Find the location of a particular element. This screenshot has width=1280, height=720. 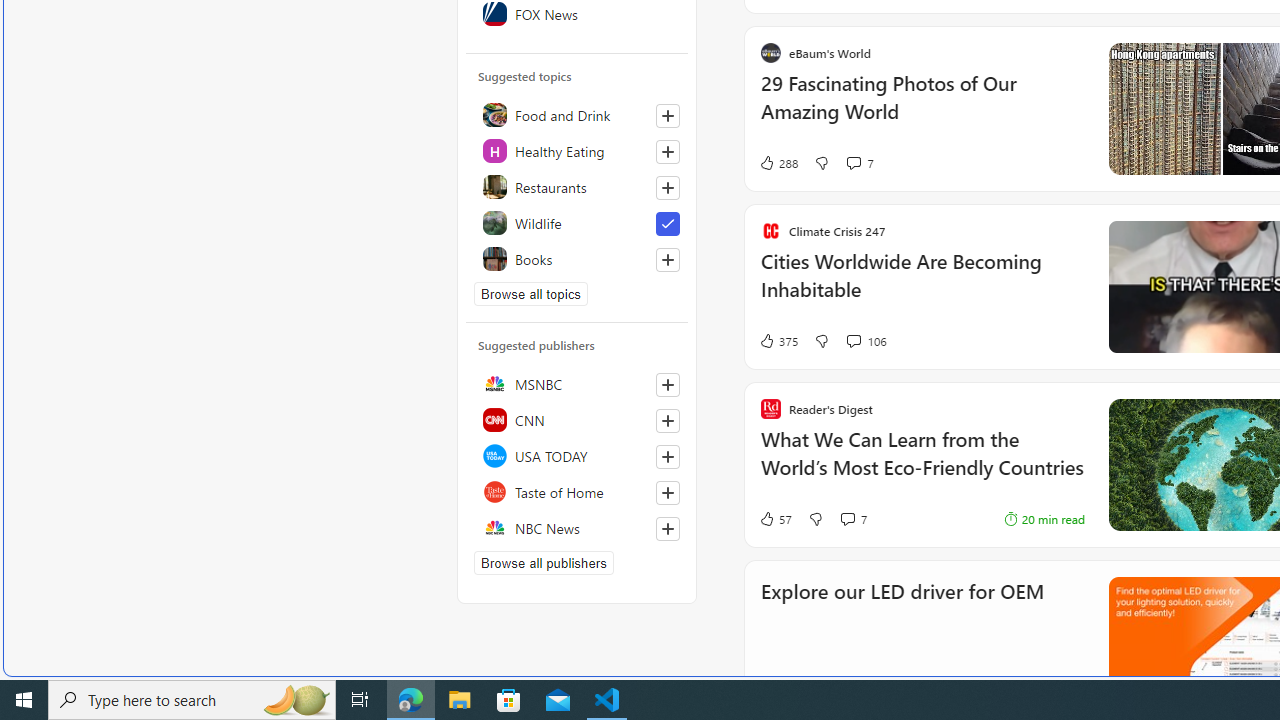

'View comments 106 Comment' is located at coordinates (865, 339).